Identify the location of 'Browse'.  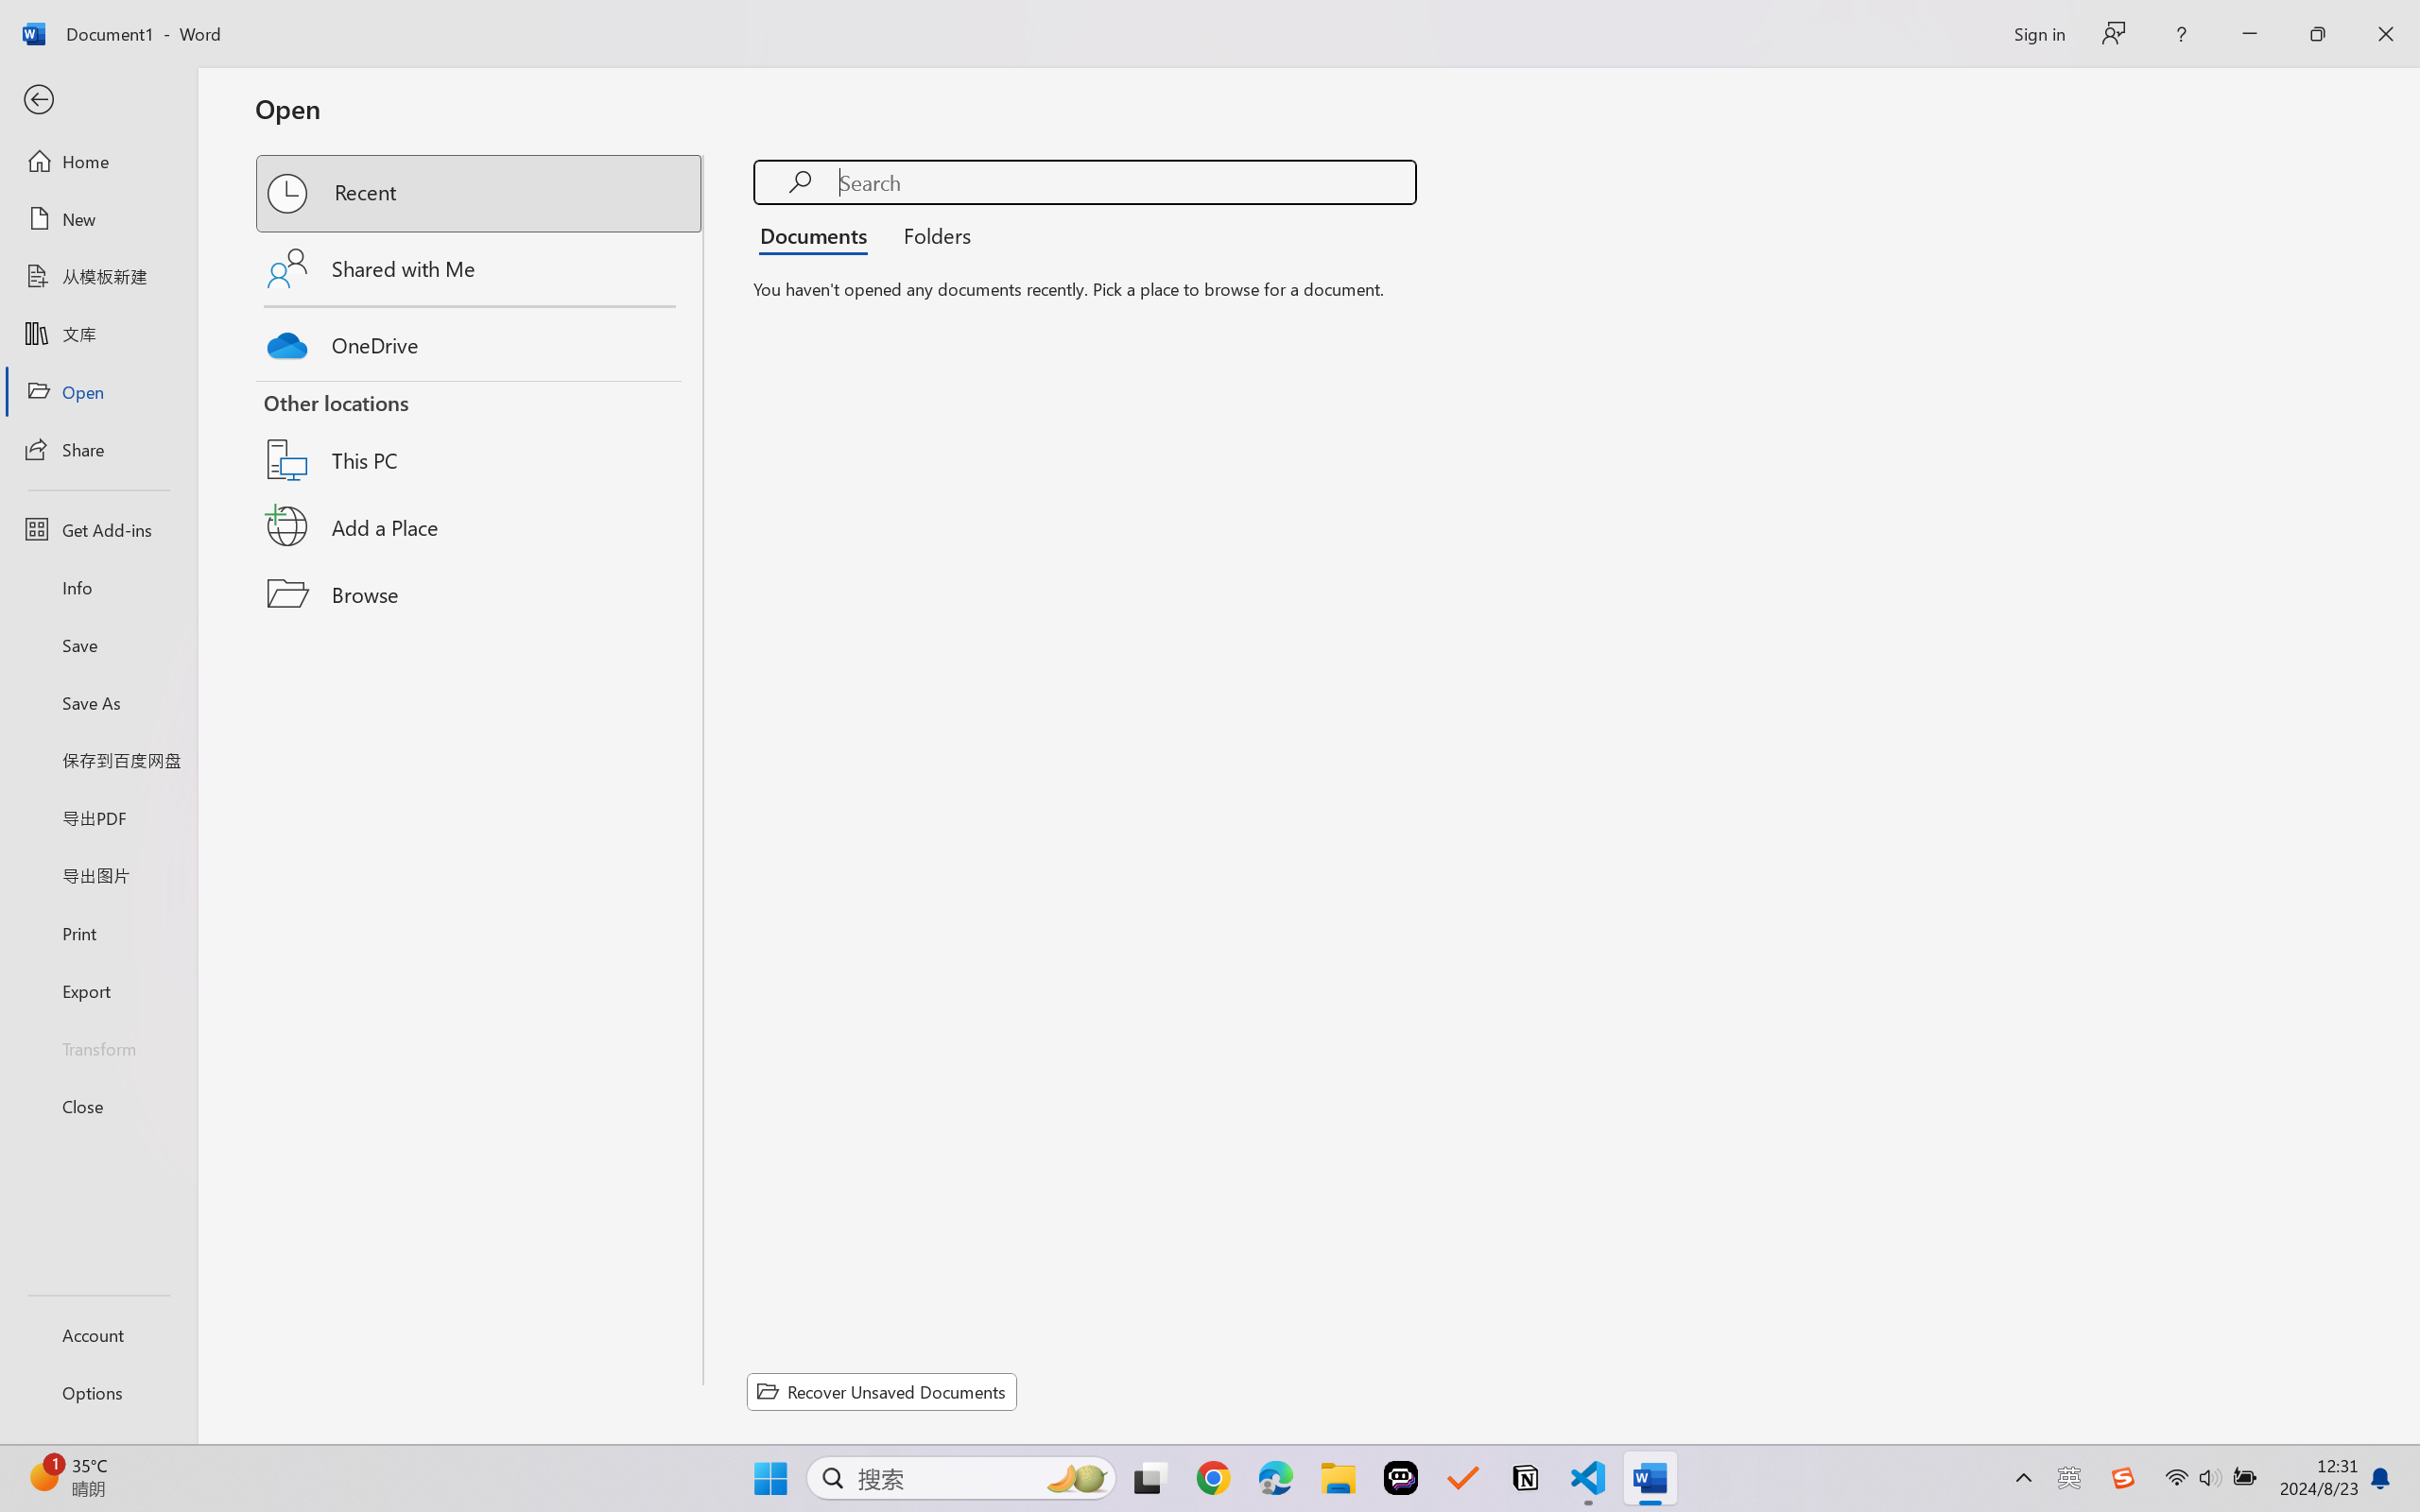
(480, 593).